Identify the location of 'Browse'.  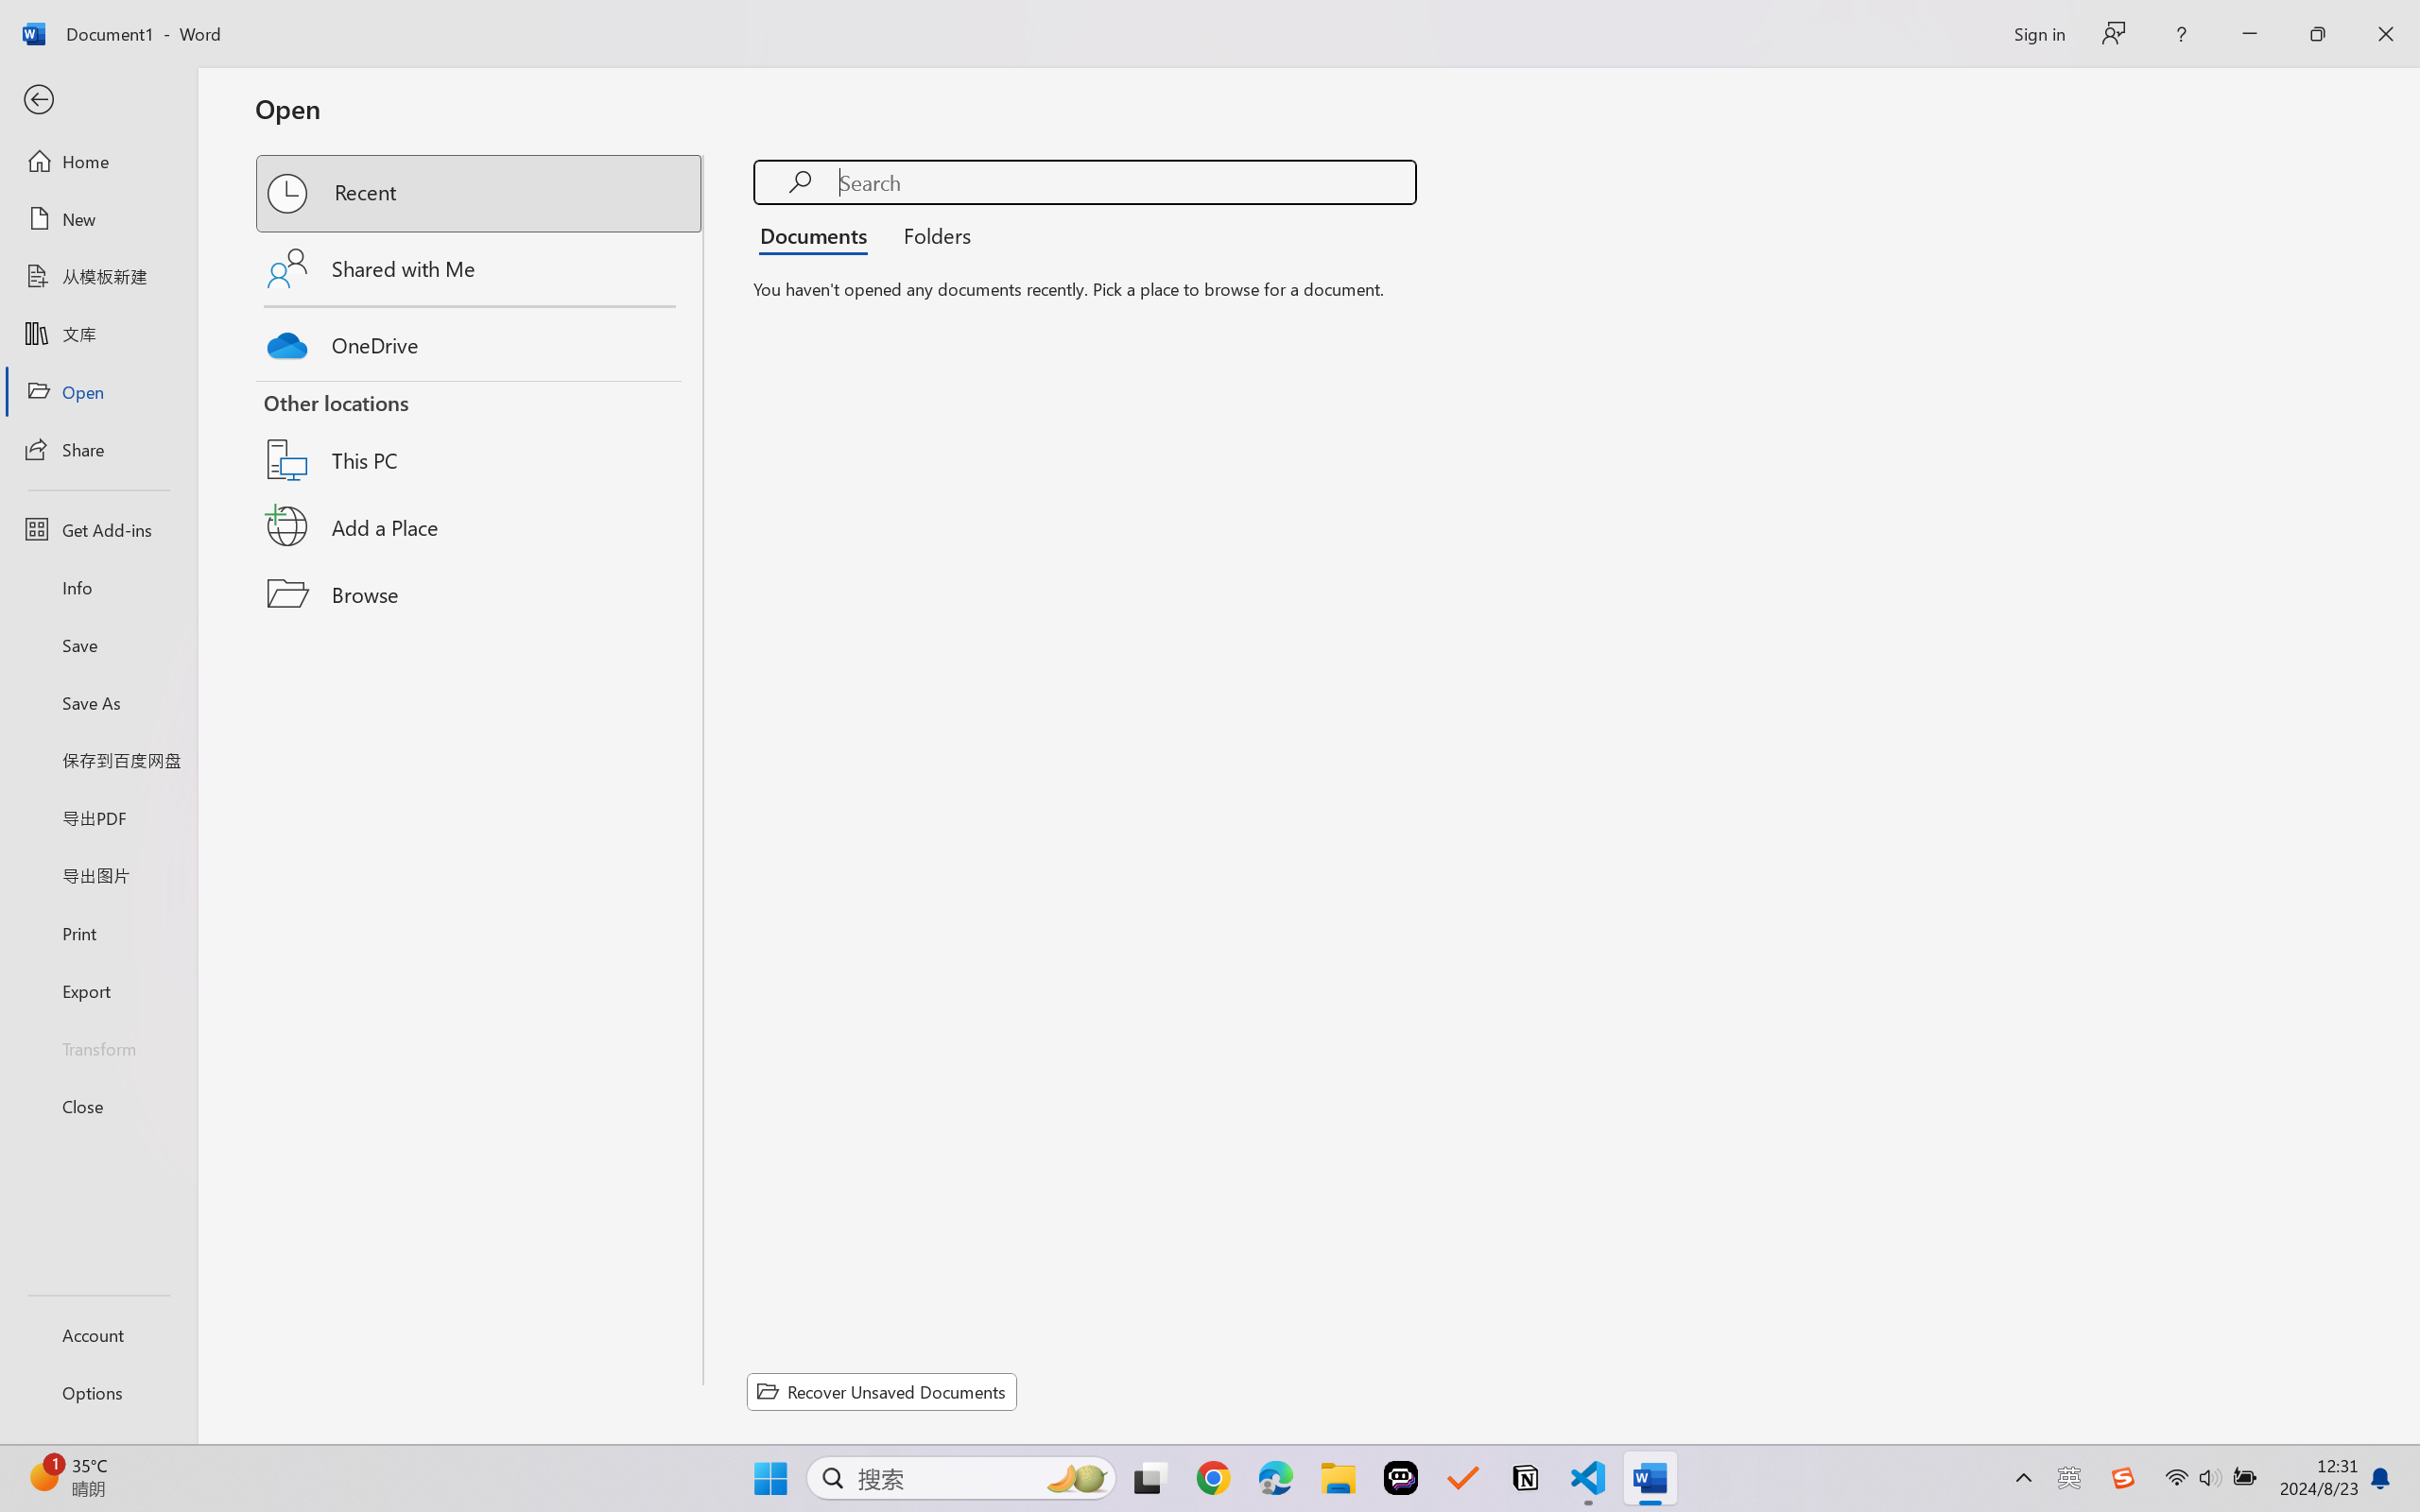
(480, 593).